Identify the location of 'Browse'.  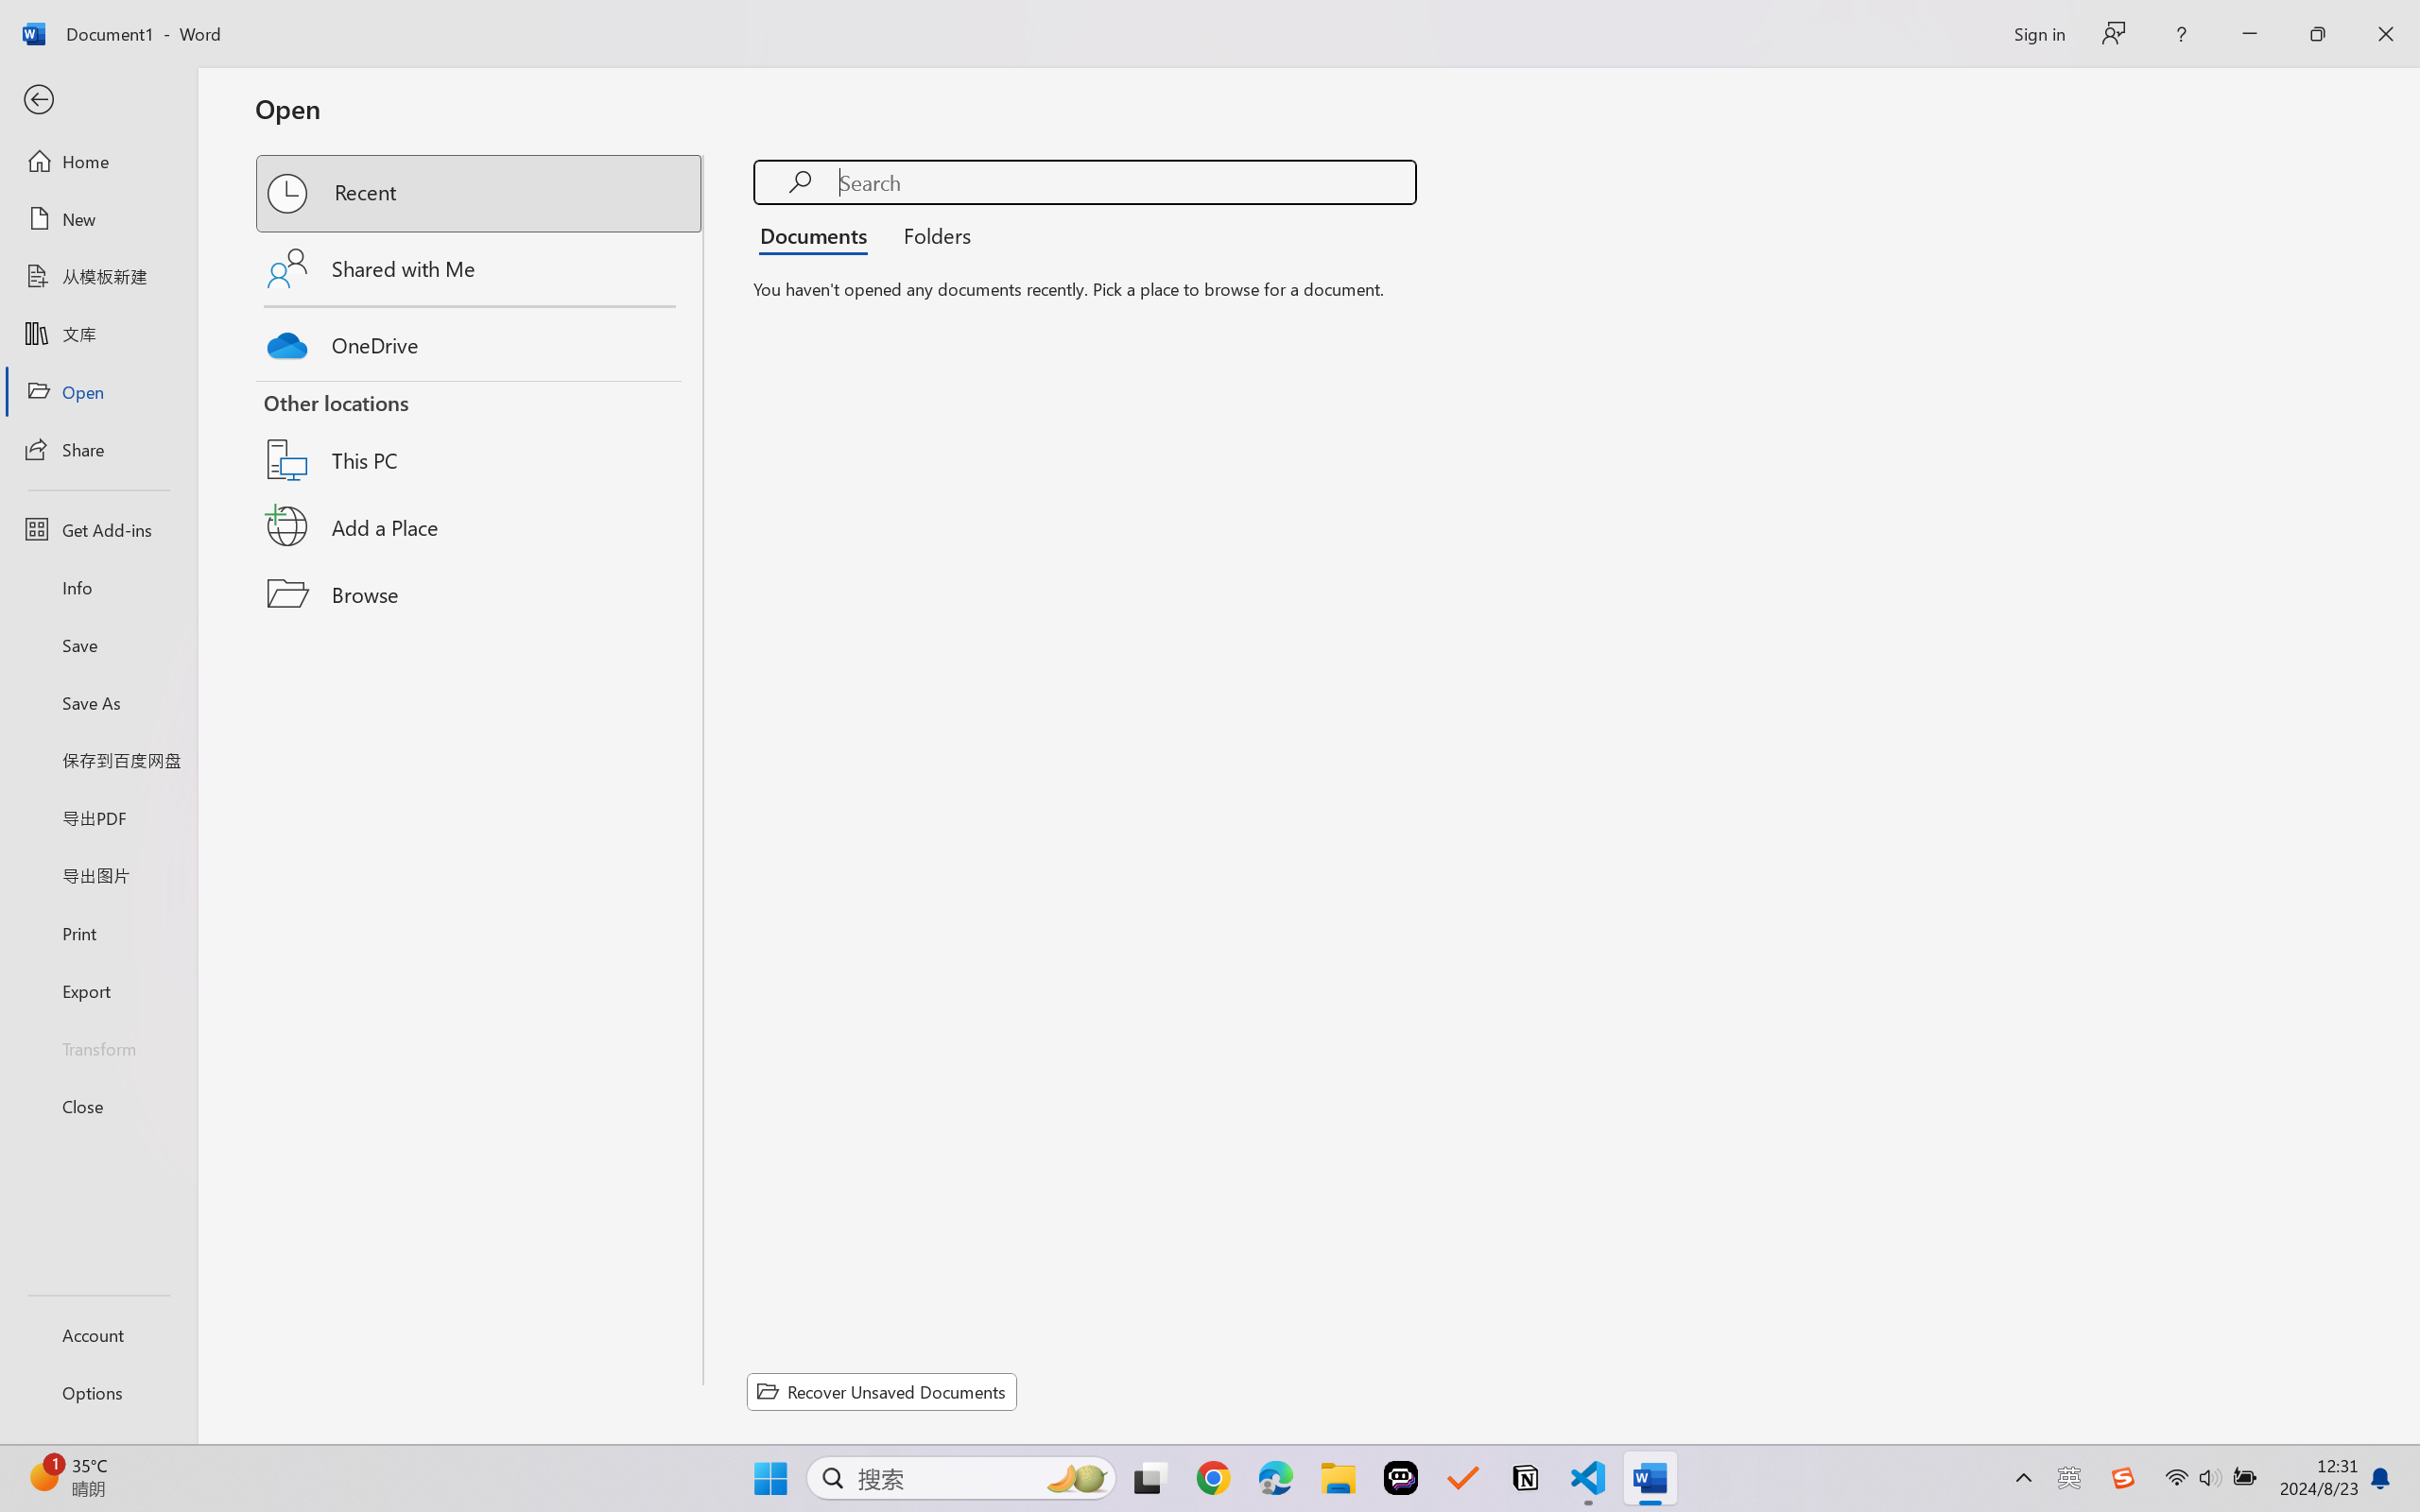
(480, 593).